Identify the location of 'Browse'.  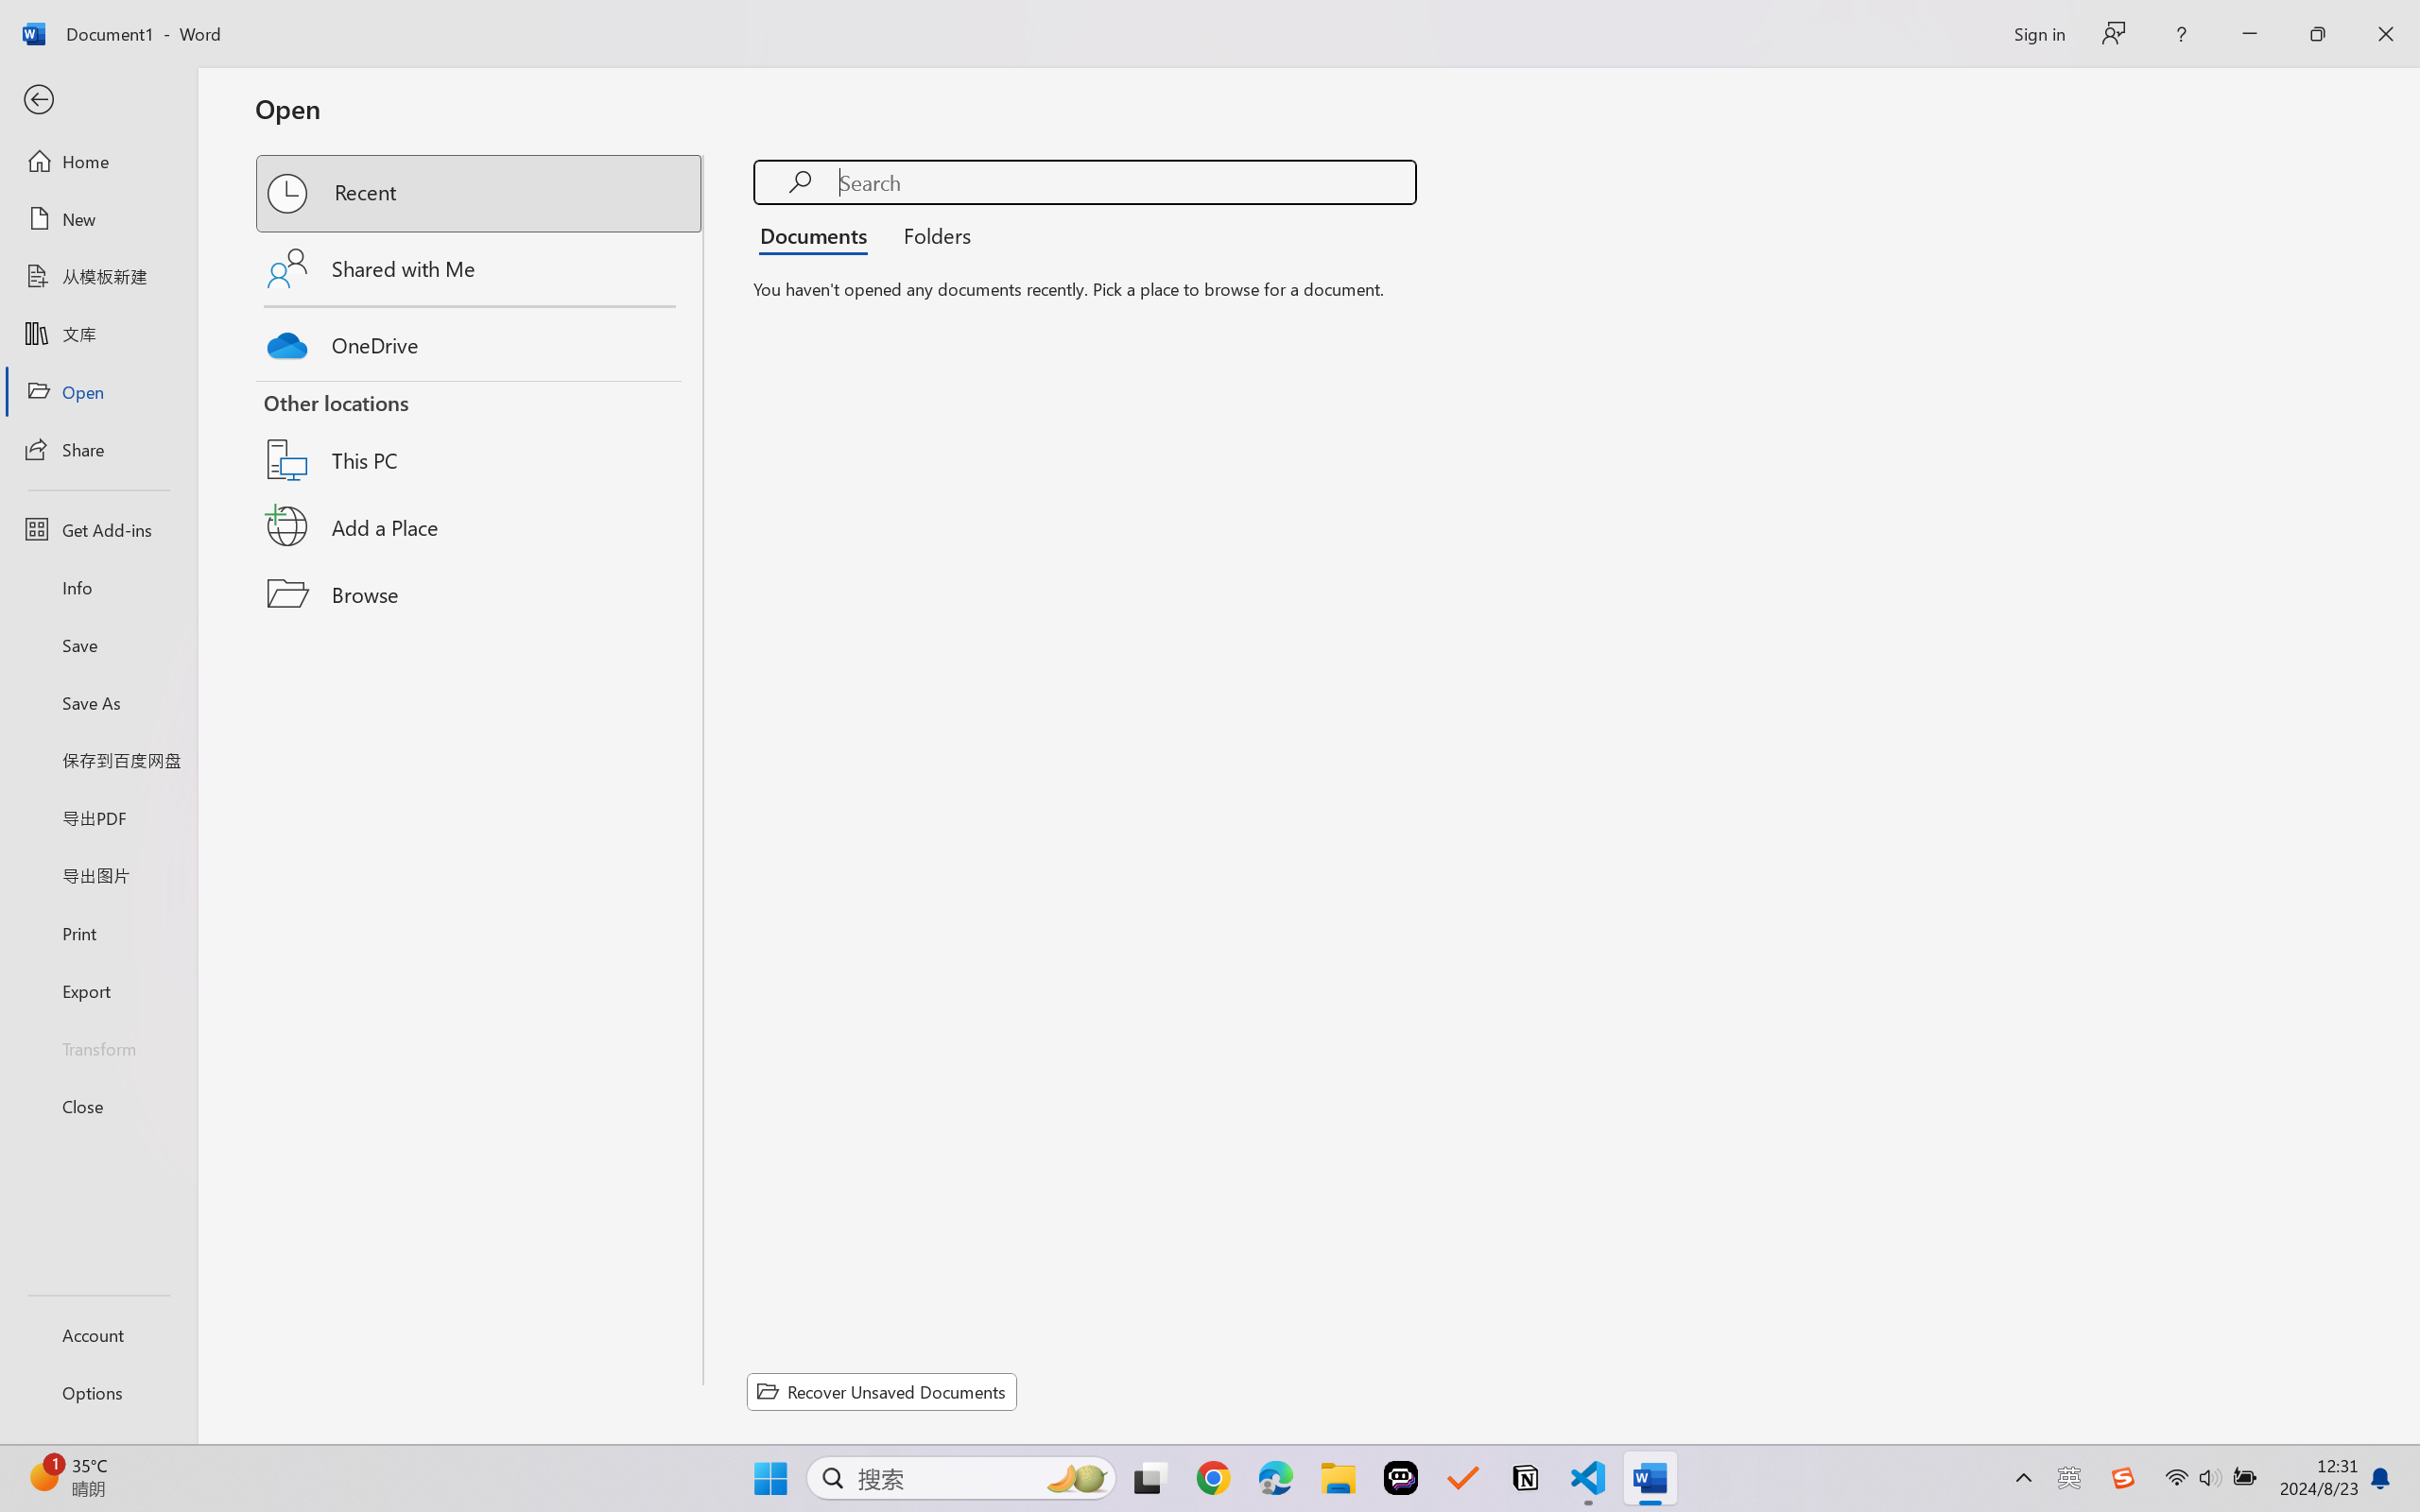
(480, 593).